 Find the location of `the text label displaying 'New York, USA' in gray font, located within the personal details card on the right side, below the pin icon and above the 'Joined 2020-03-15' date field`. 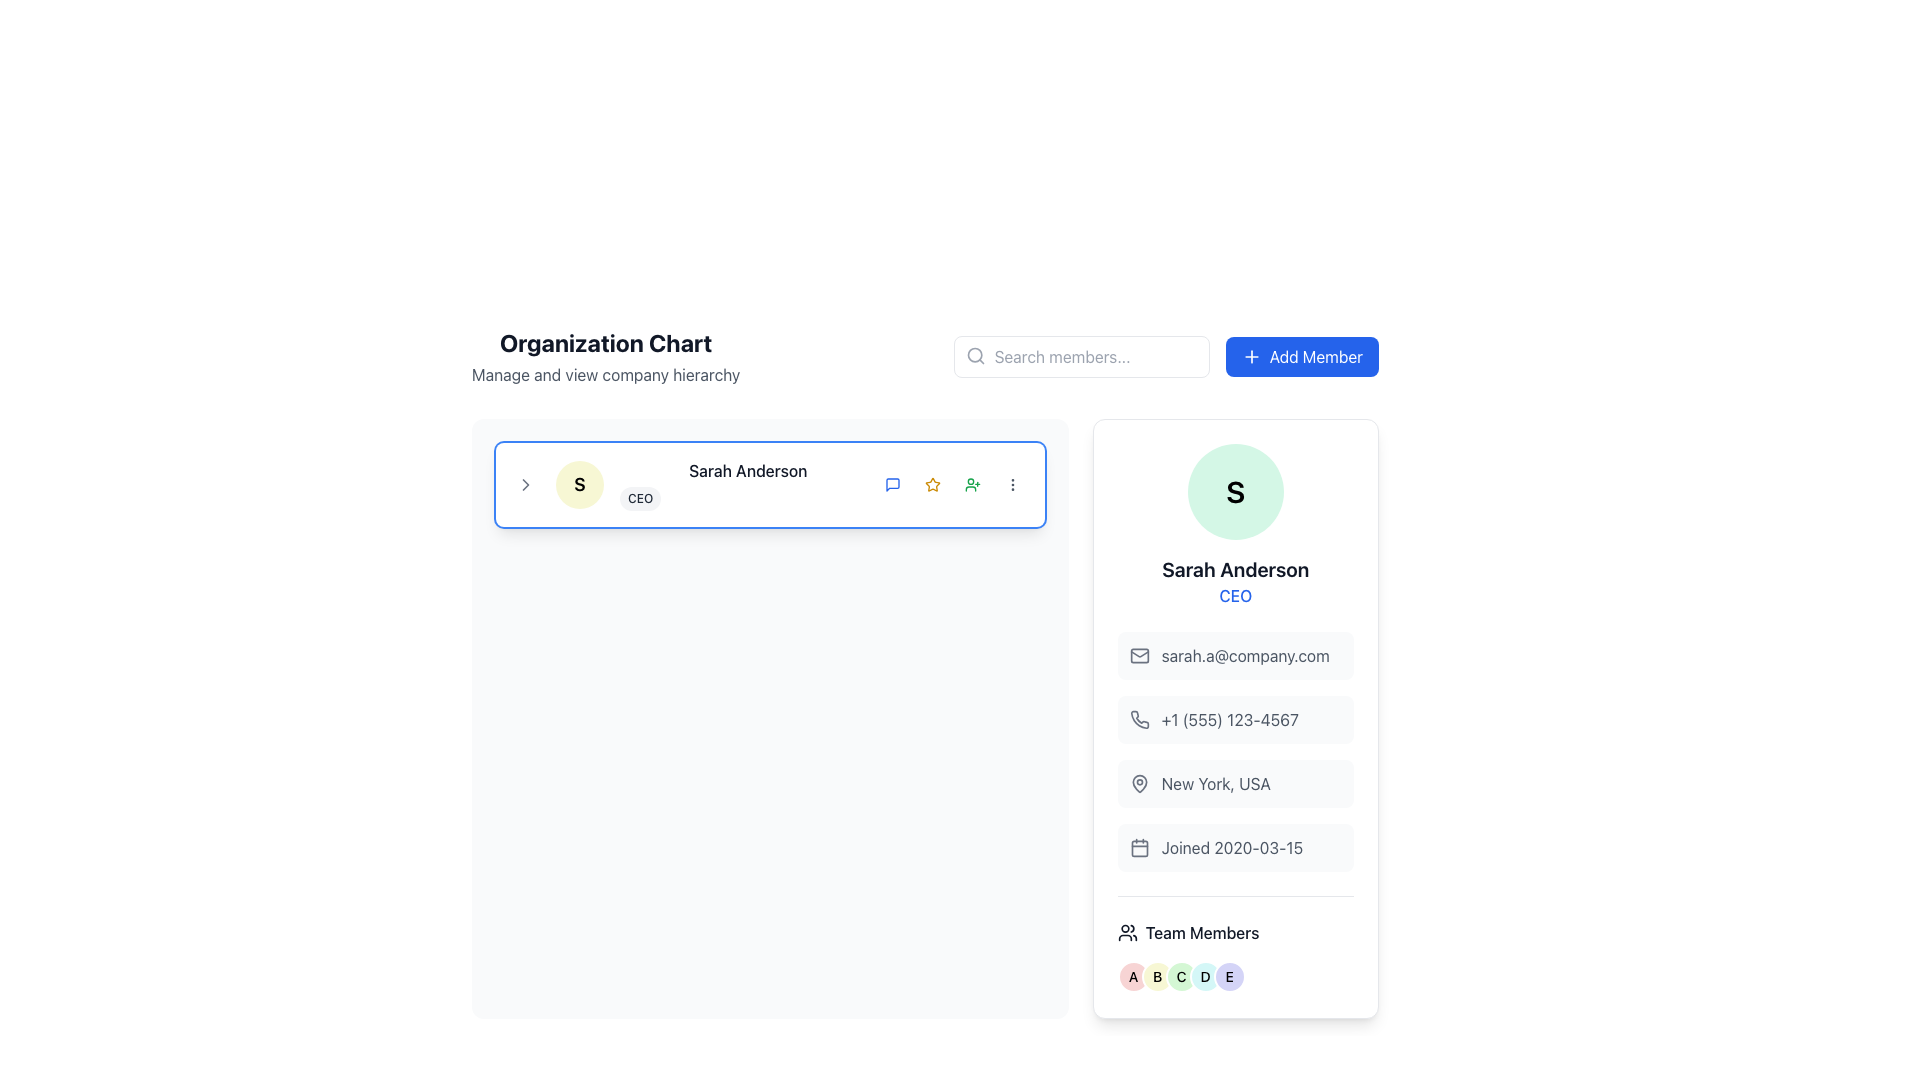

the text label displaying 'New York, USA' in gray font, located within the personal details card on the right side, below the pin icon and above the 'Joined 2020-03-15' date field is located at coordinates (1215, 782).